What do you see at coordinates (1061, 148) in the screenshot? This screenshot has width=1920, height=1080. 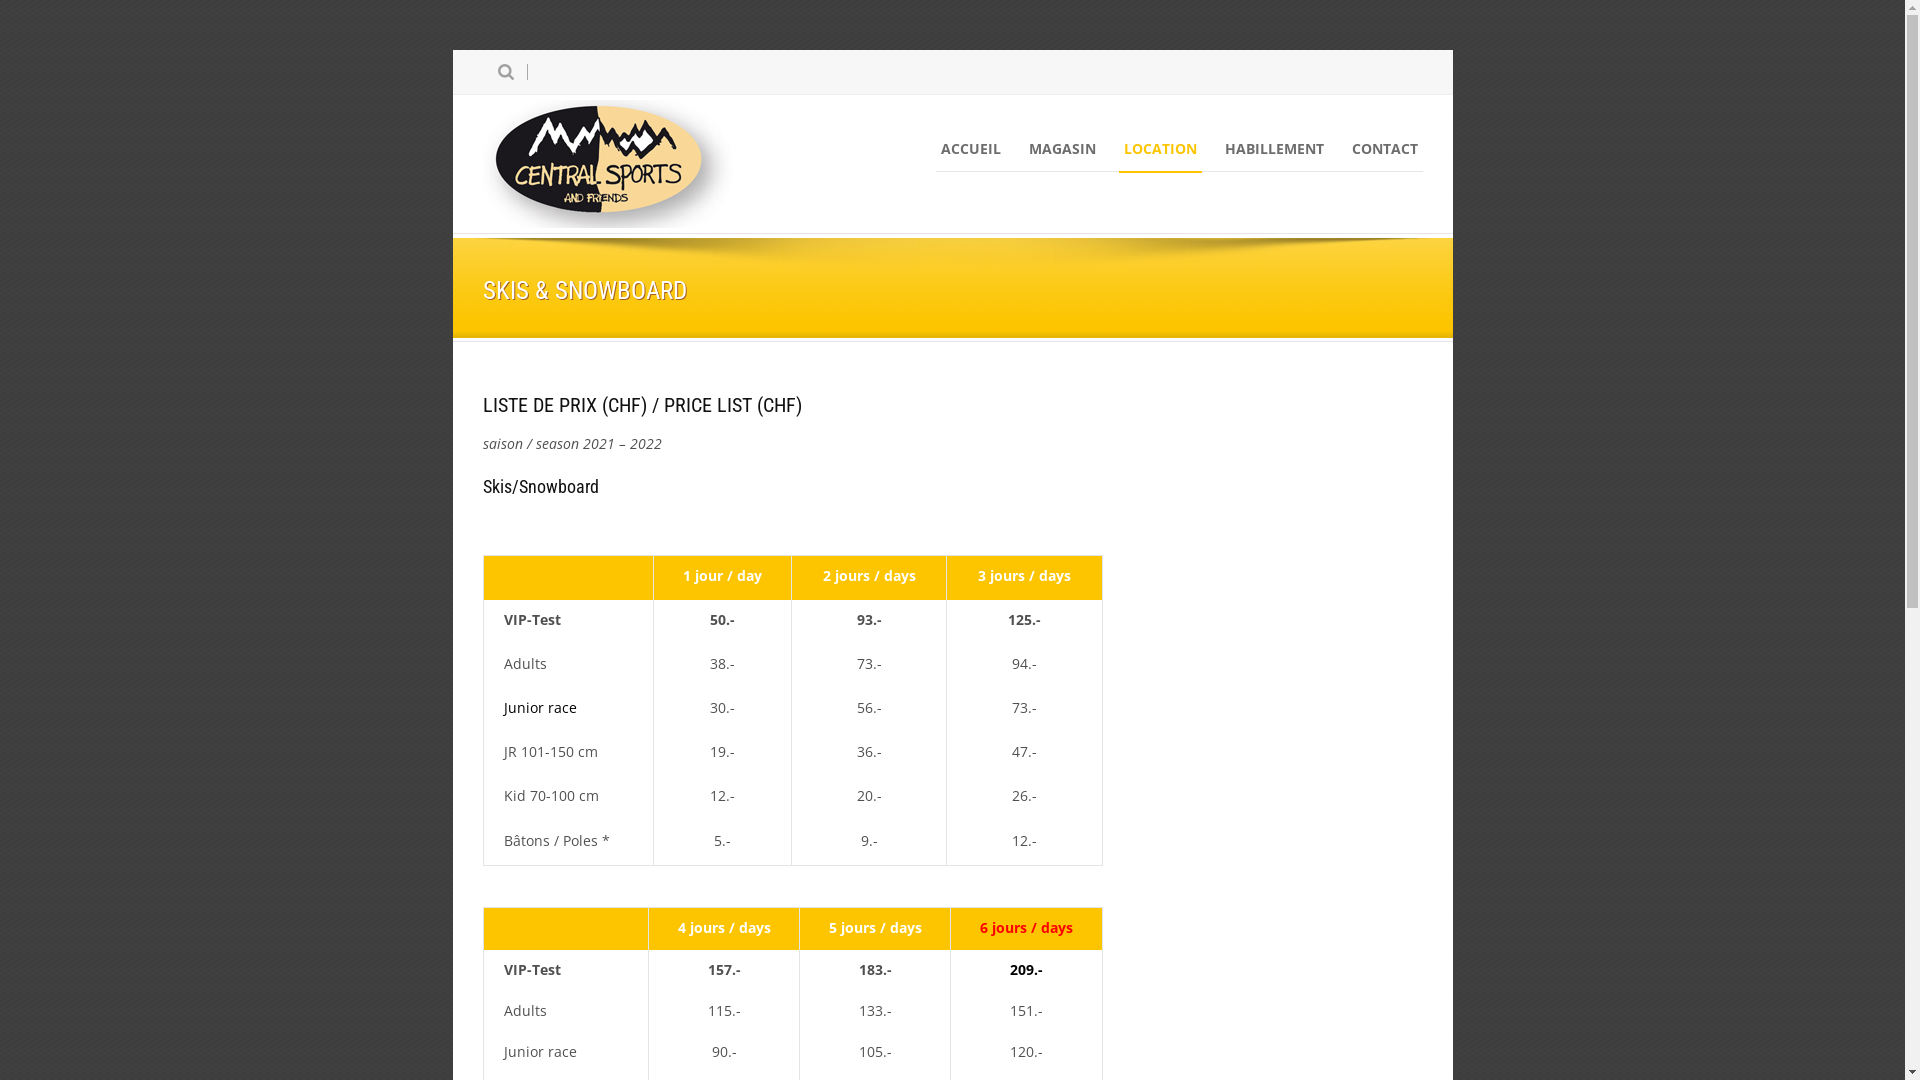 I see `'MAGASIN'` at bounding box center [1061, 148].